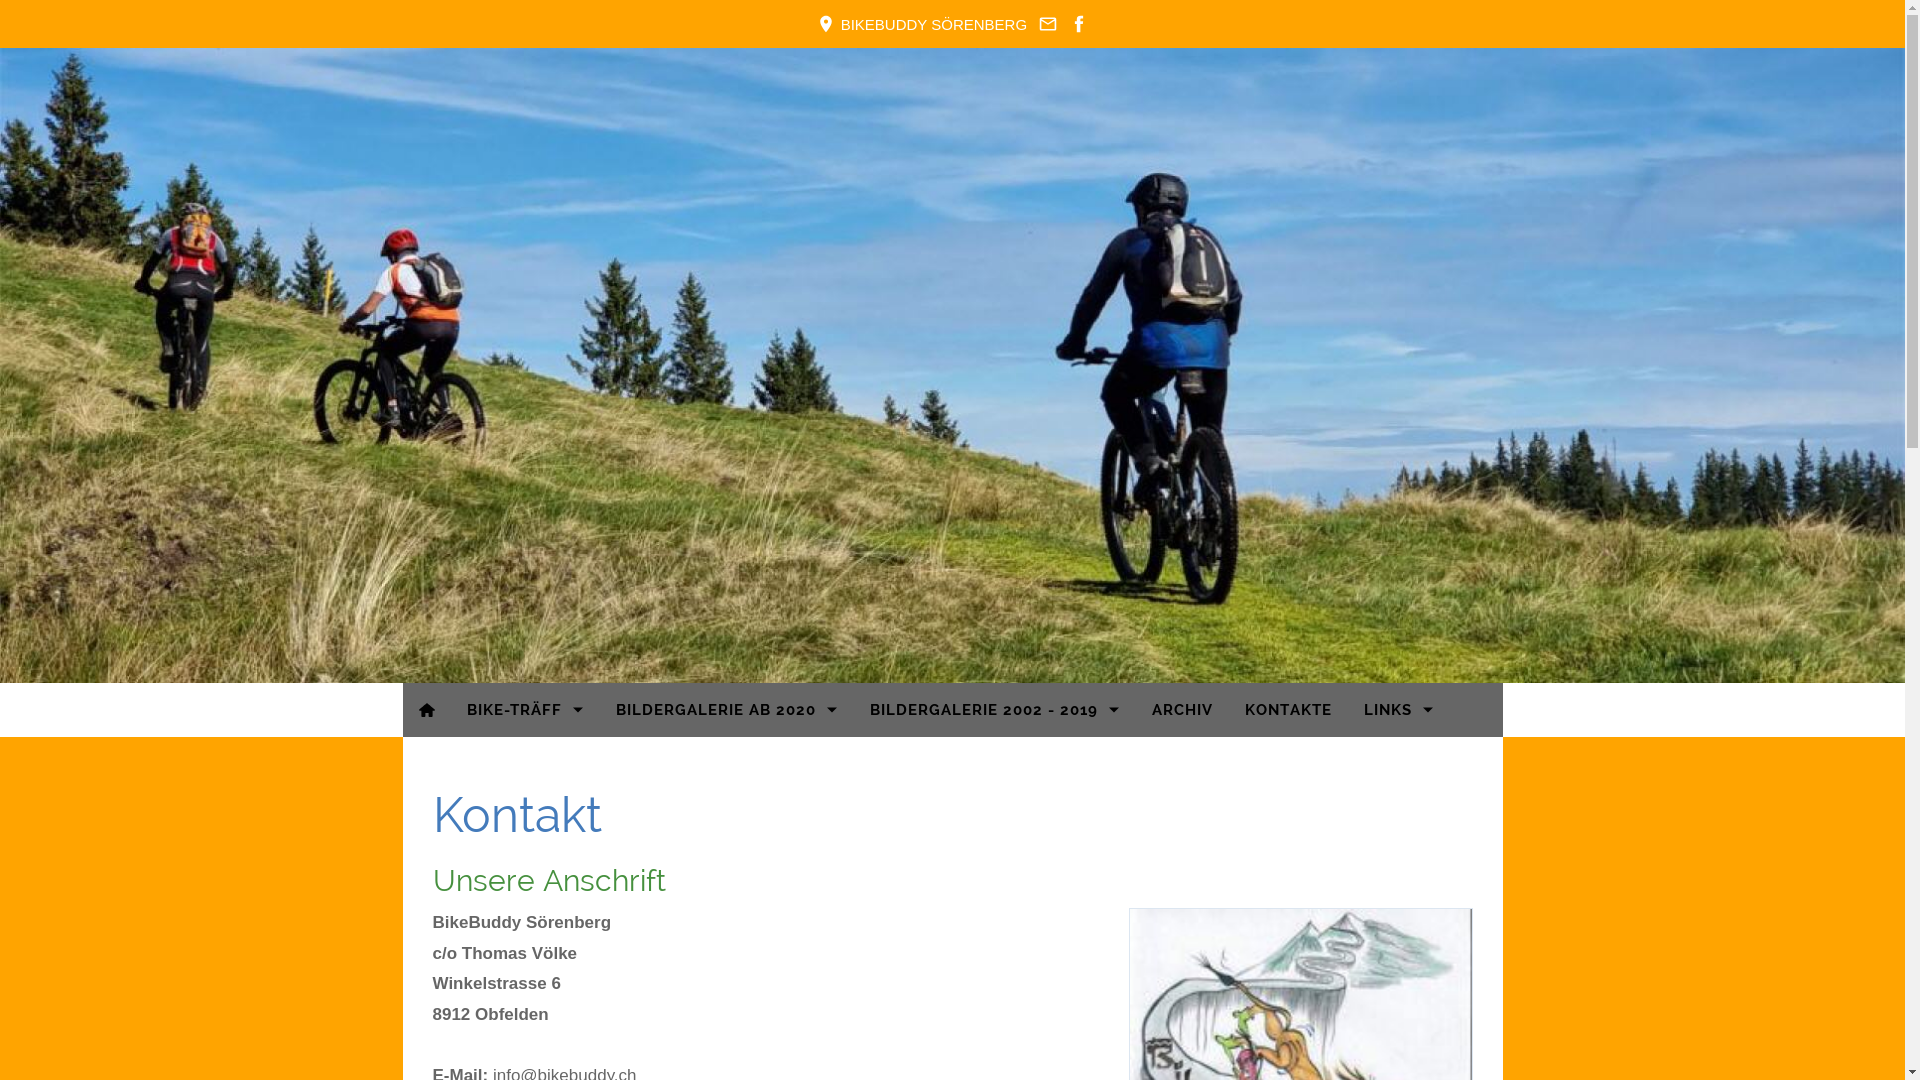 The image size is (1920, 1080). Describe the element at coordinates (1287, 708) in the screenshot. I see `'KONTAKTE'` at that location.